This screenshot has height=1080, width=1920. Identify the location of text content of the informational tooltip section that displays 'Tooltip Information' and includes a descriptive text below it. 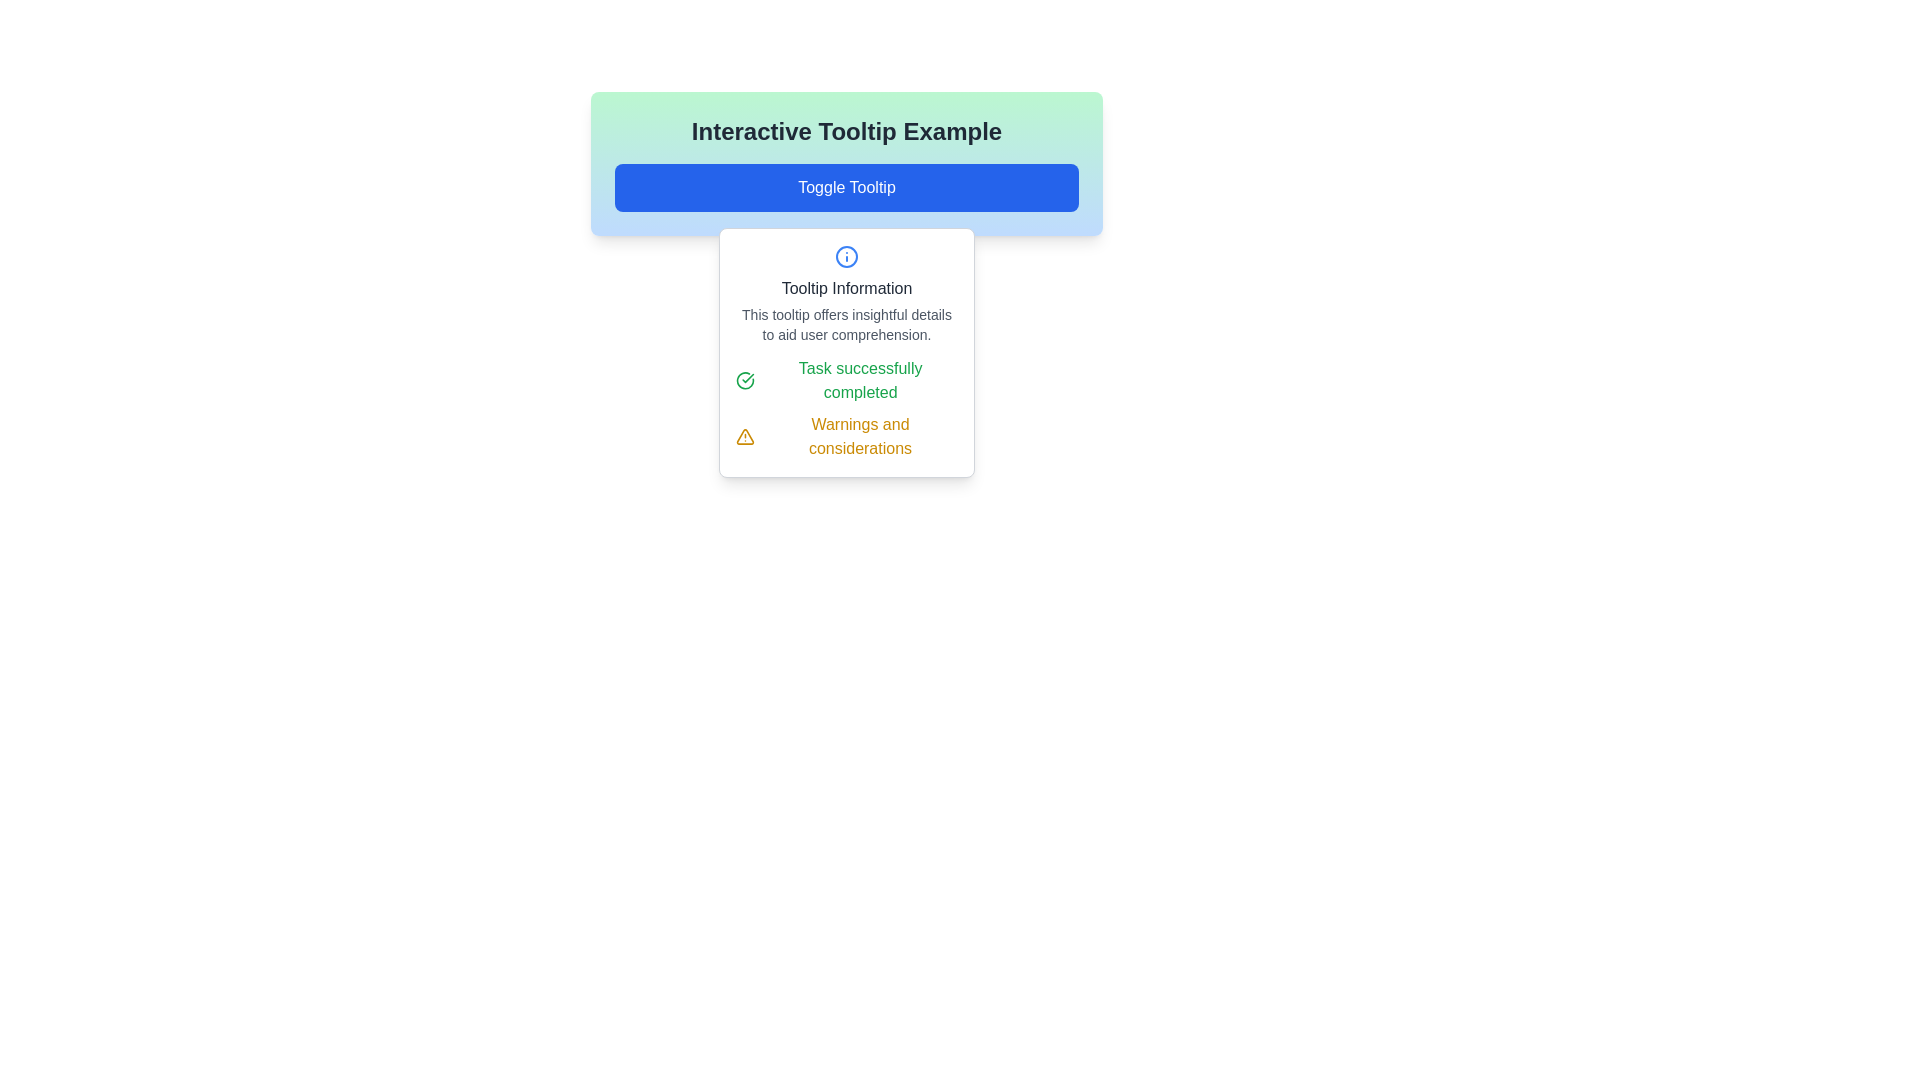
(846, 294).